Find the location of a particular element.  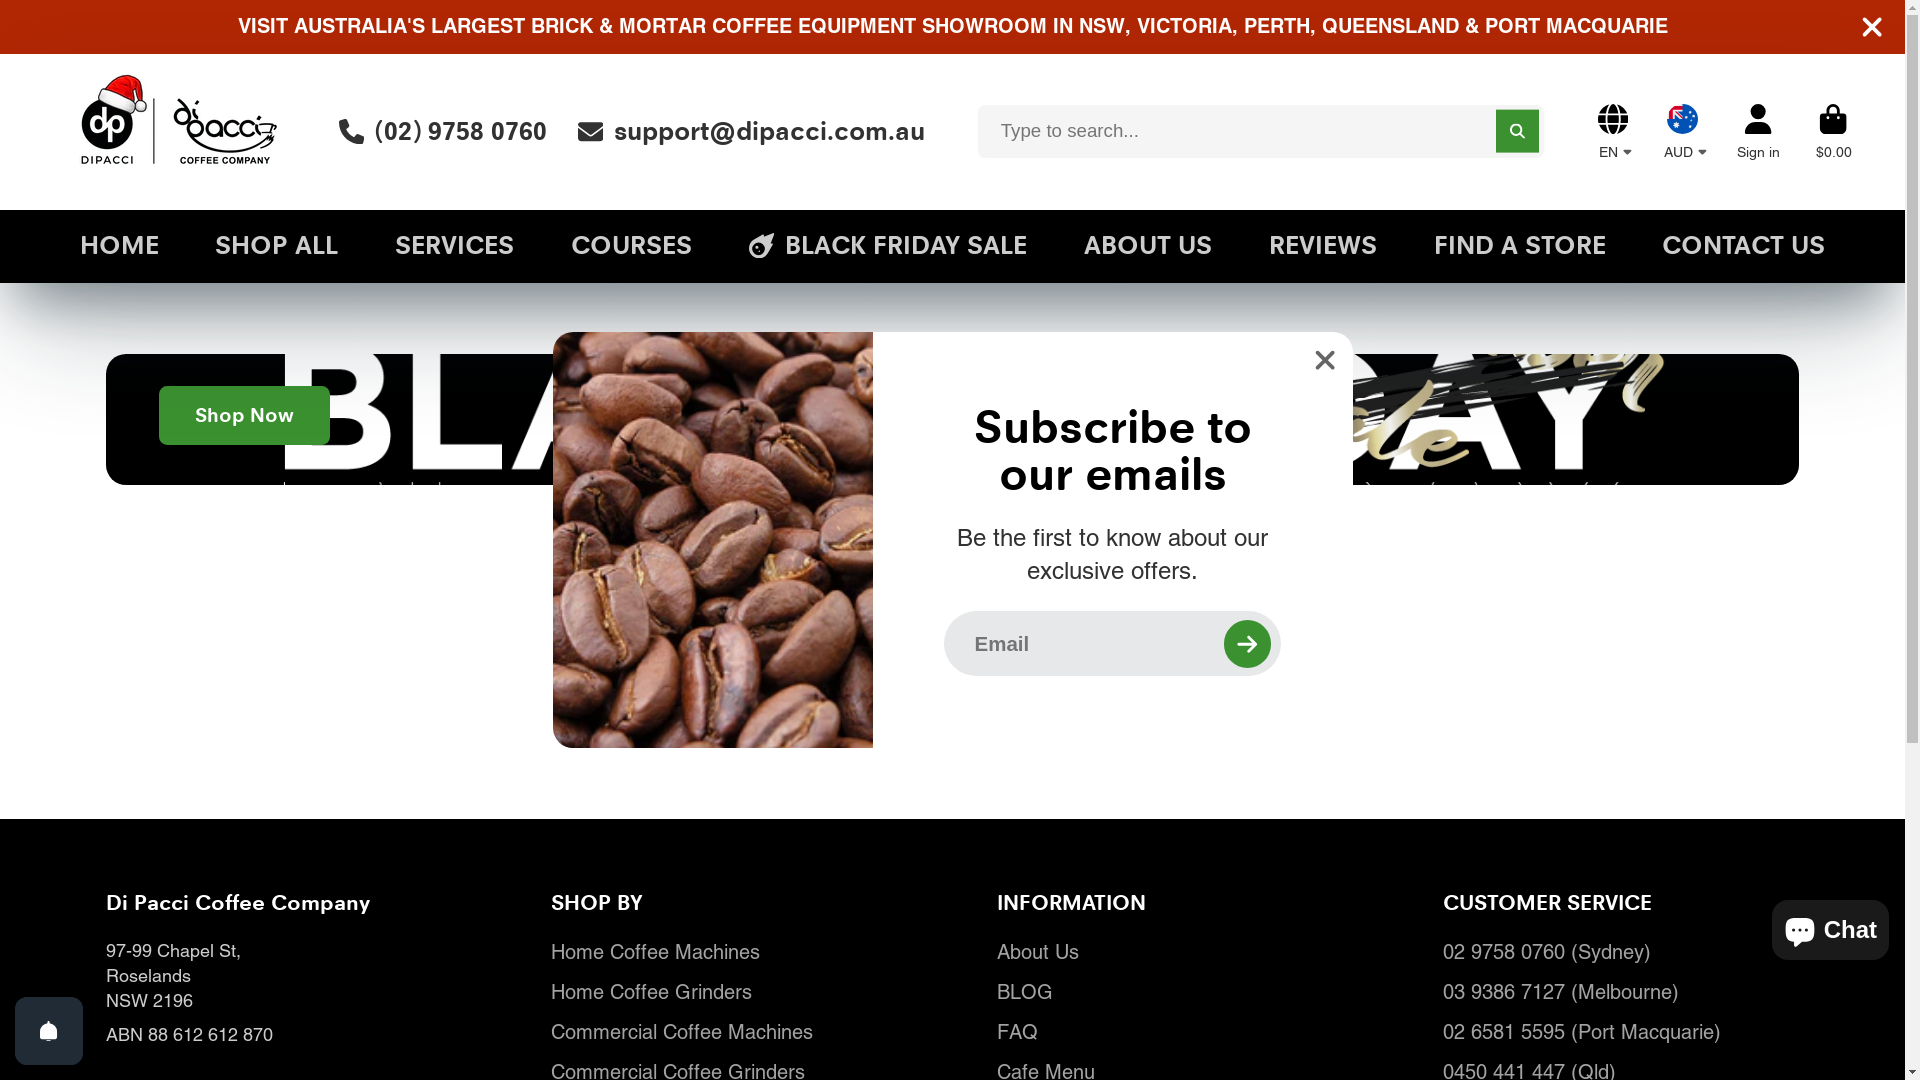

'Home Coffee Grinders' is located at coordinates (551, 992).